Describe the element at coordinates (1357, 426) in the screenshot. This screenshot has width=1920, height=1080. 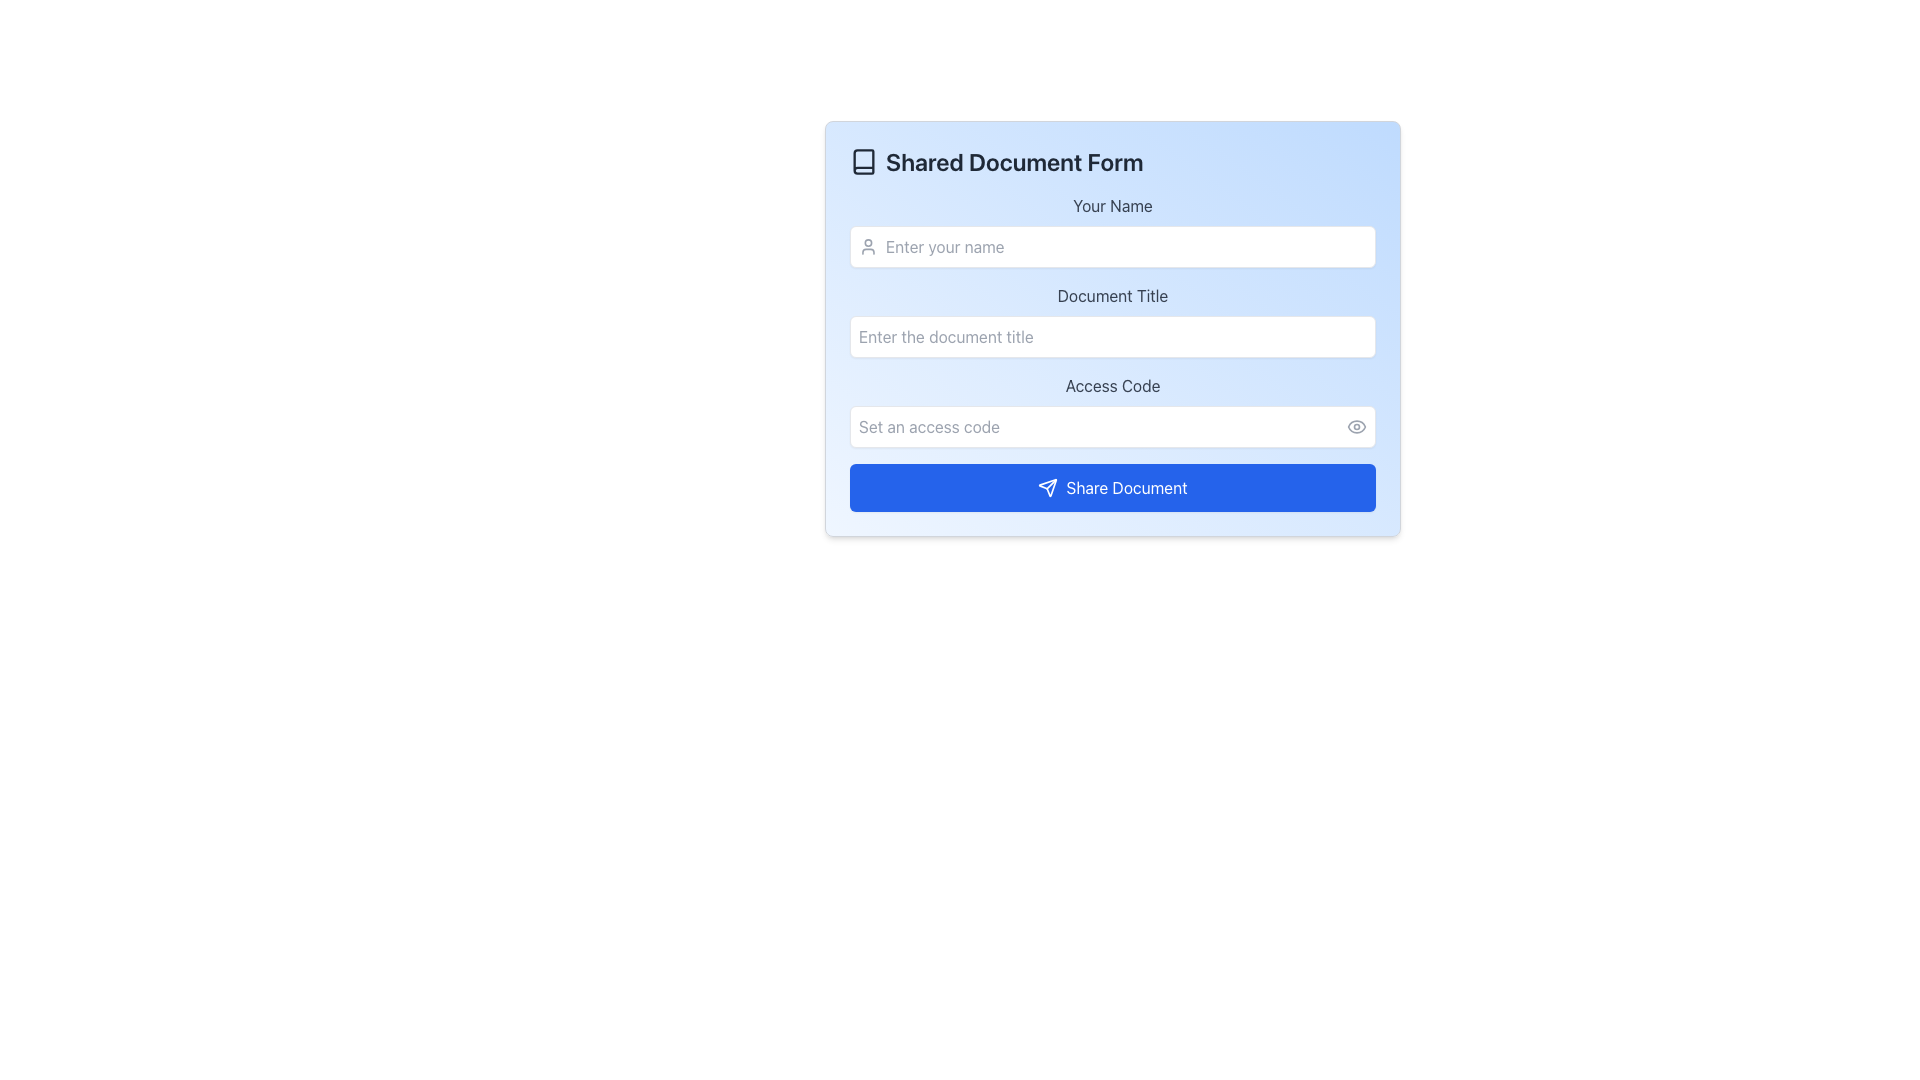
I see `the icon button located at the top-right corner of the access code input field in the 'Shared Document Form'` at that location.